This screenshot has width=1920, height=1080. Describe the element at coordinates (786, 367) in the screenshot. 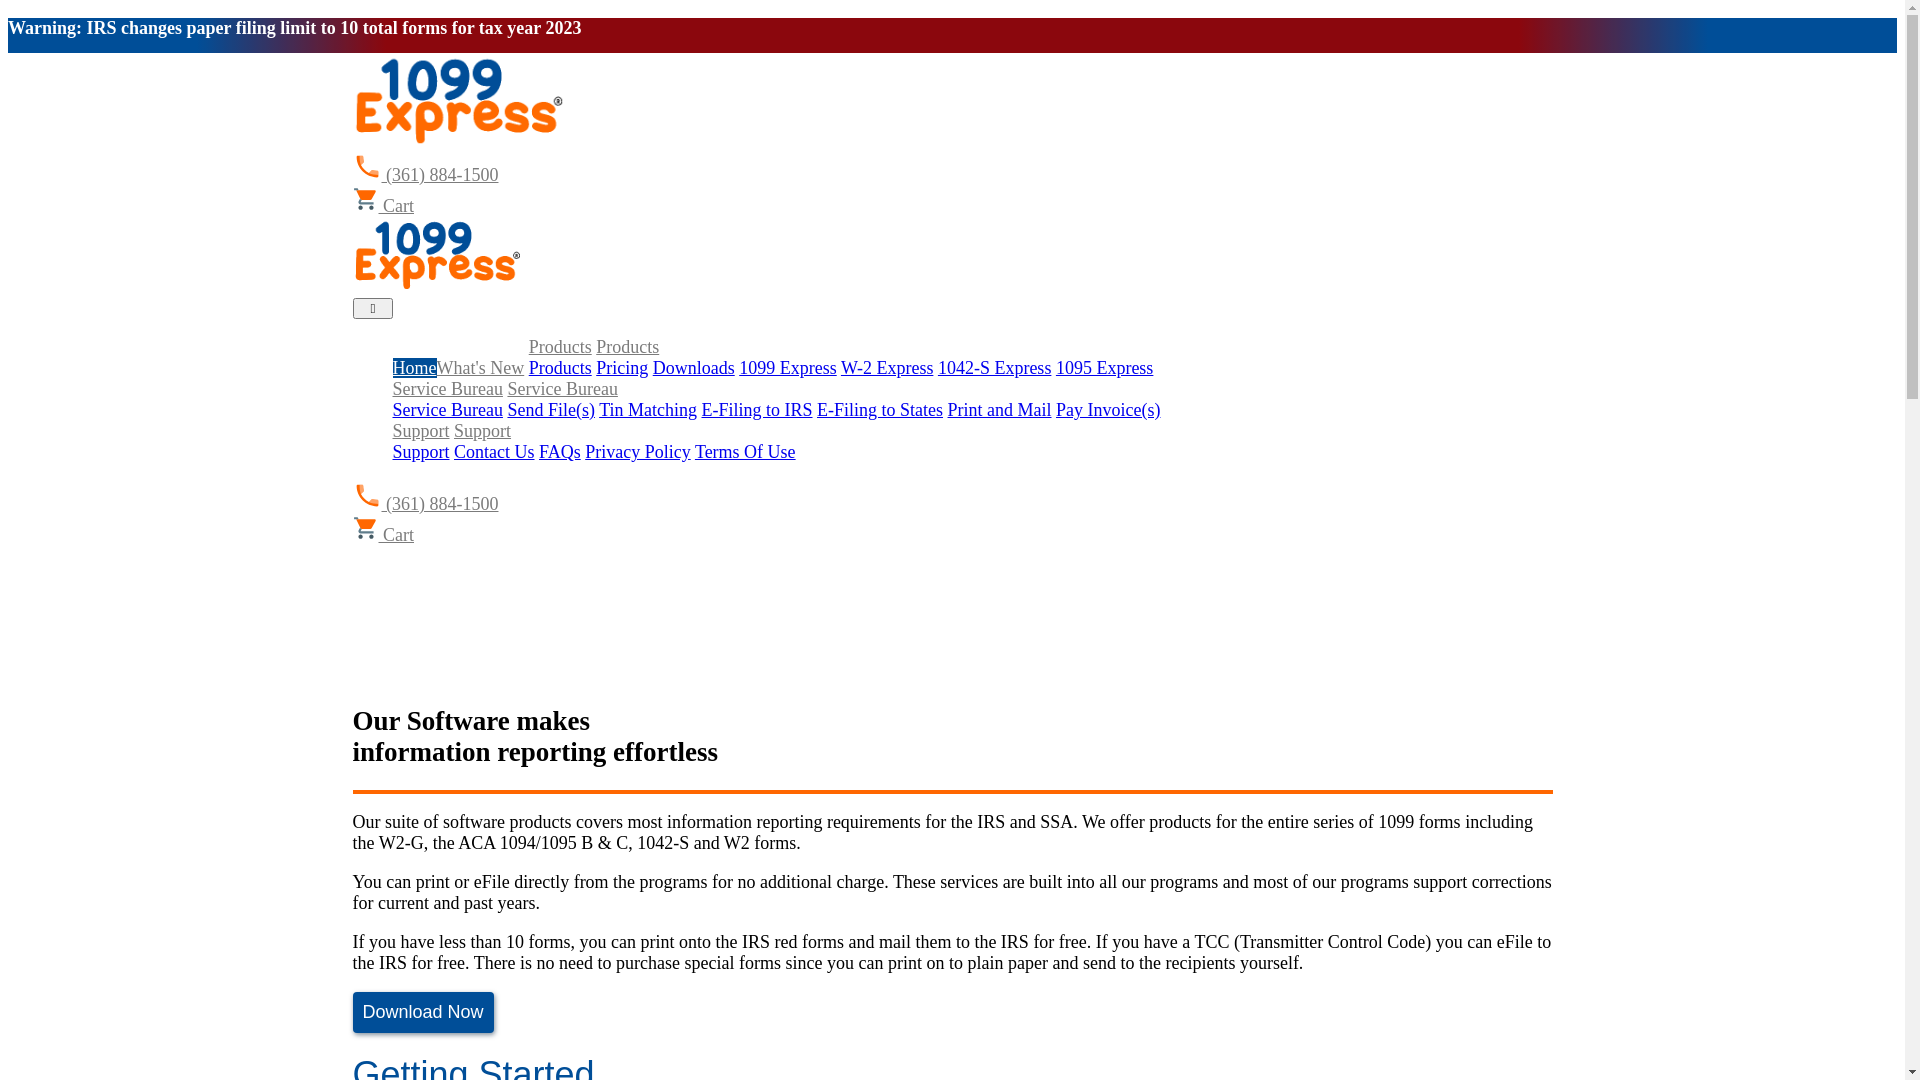

I see `'1099 Express'` at that location.